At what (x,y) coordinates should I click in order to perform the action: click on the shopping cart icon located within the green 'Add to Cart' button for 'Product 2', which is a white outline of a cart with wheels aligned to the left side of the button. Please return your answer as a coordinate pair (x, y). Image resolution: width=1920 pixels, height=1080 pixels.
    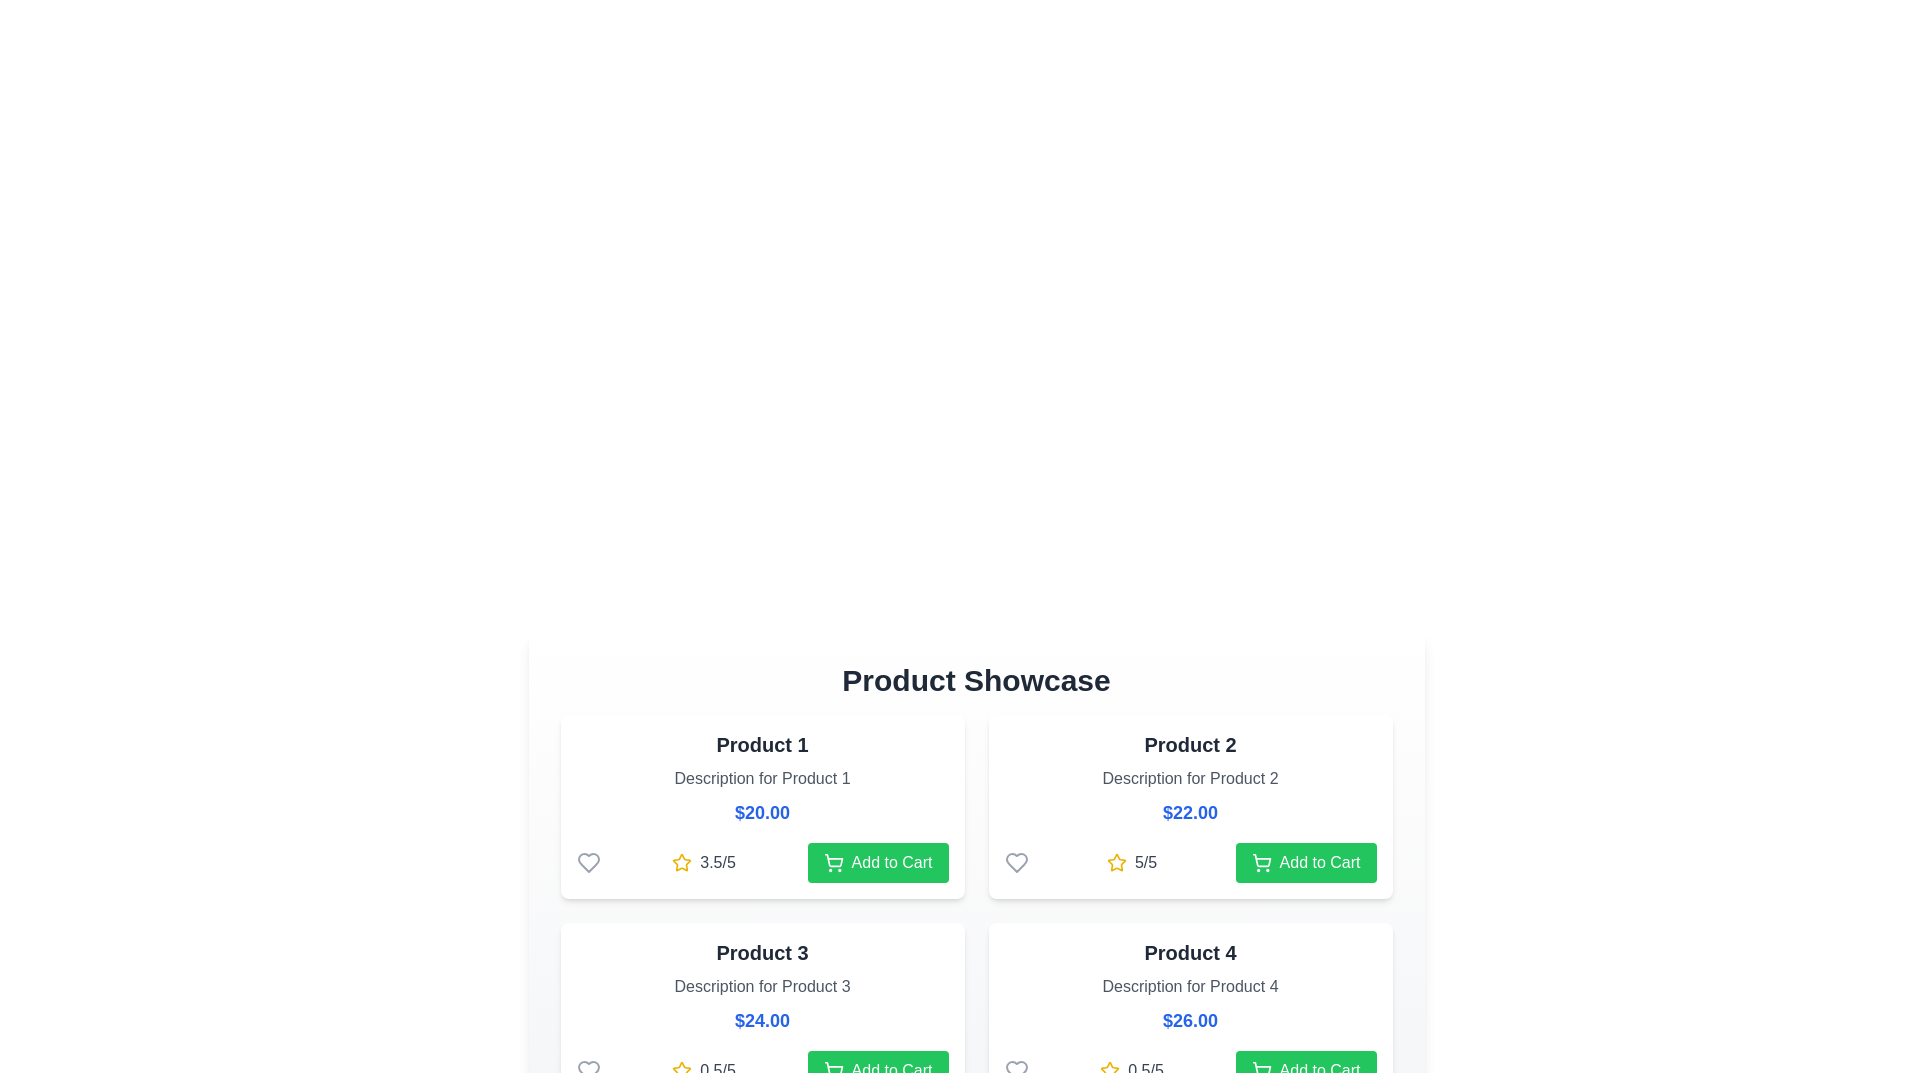
    Looking at the image, I should click on (1260, 862).